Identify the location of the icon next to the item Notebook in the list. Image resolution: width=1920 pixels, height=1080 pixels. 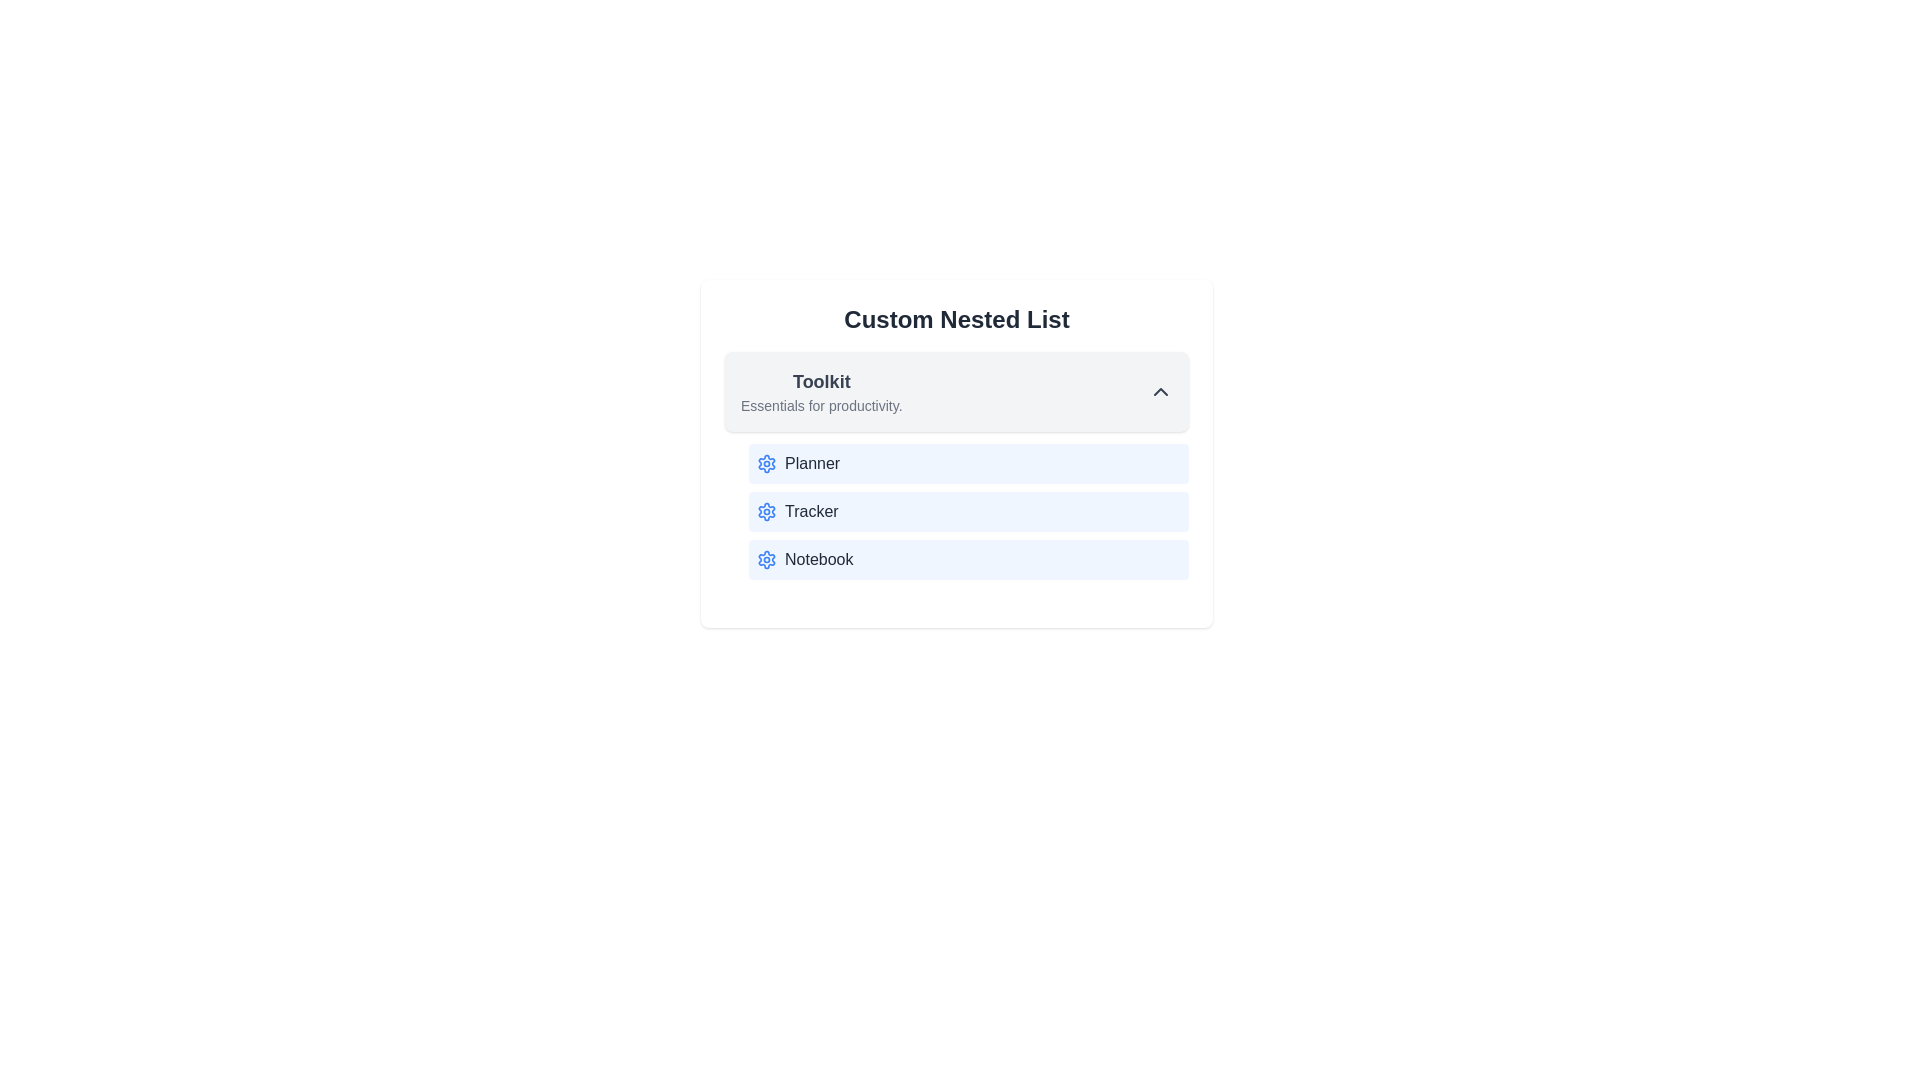
(766, 559).